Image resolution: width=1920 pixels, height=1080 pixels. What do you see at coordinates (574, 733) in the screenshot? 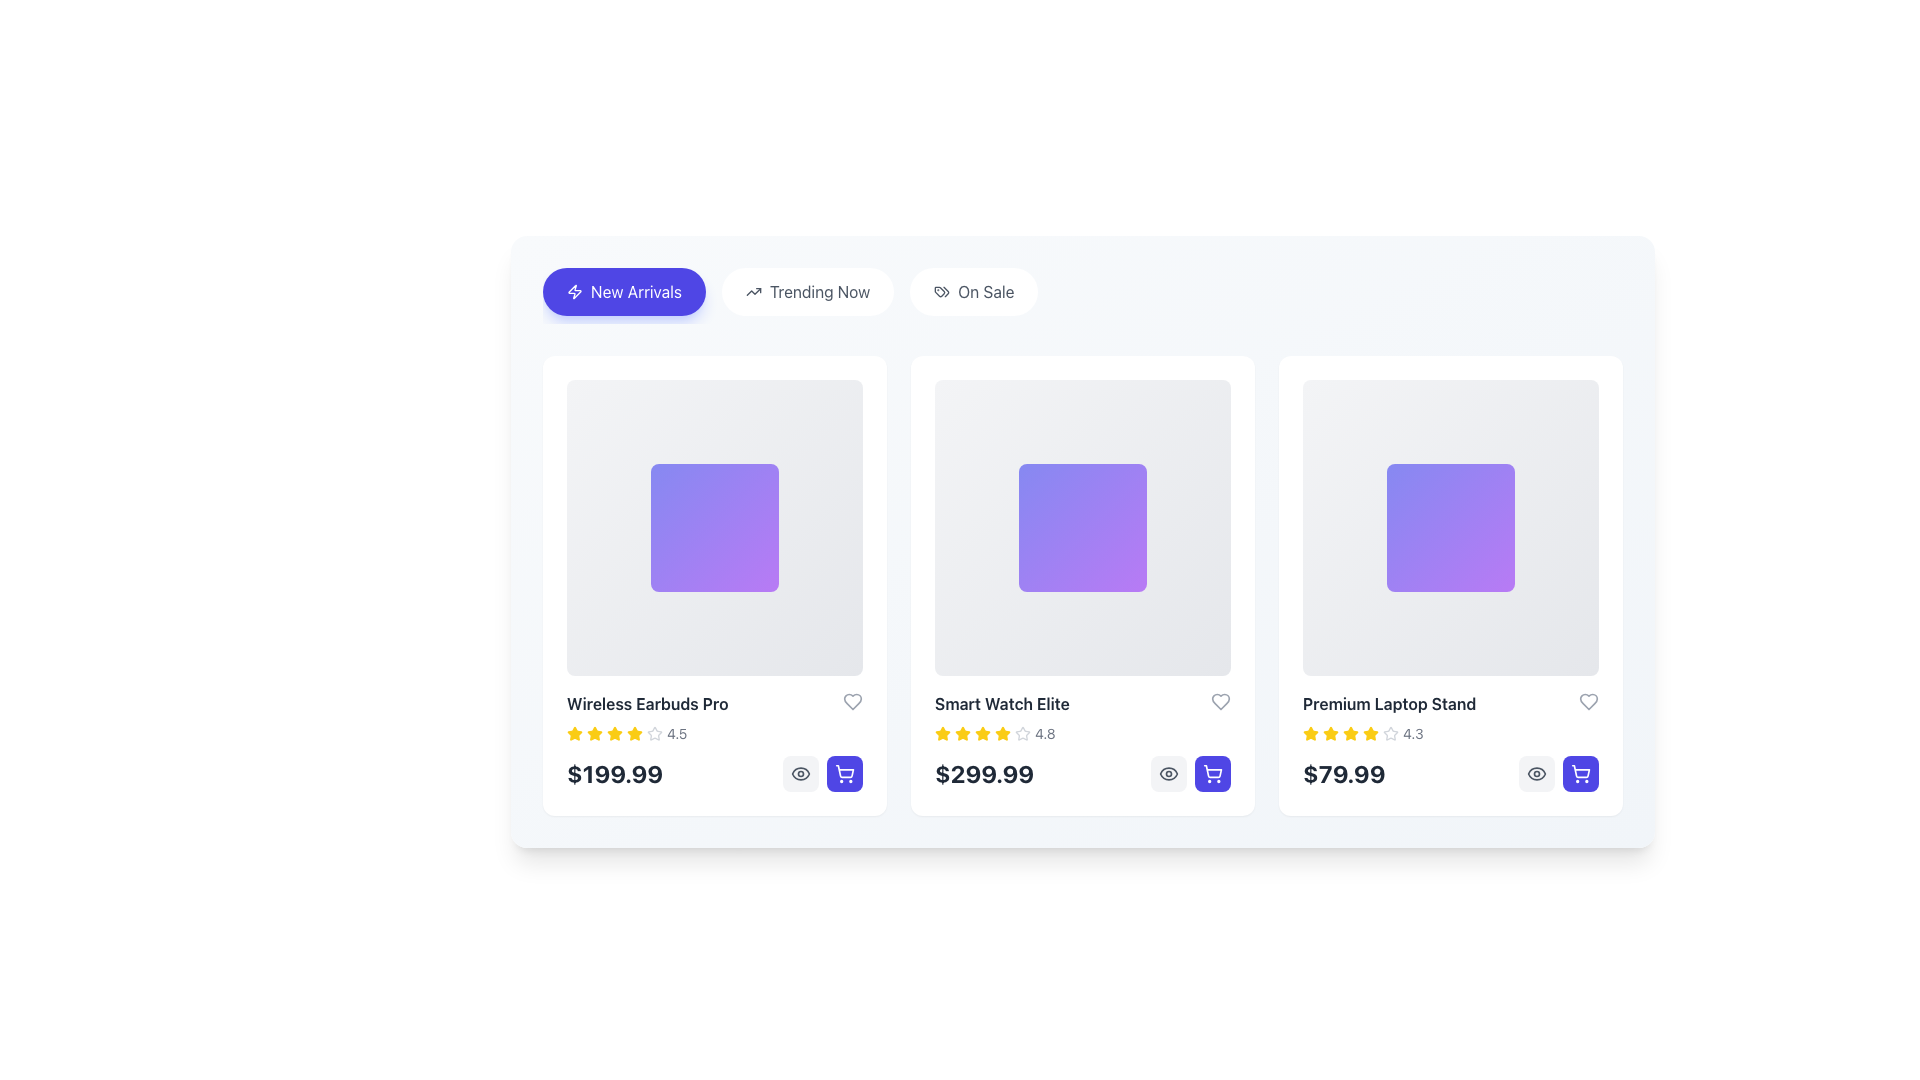
I see `the star icon representing the rating system for the product 'Wireless Earbuds Pro' by clicking on it` at bounding box center [574, 733].